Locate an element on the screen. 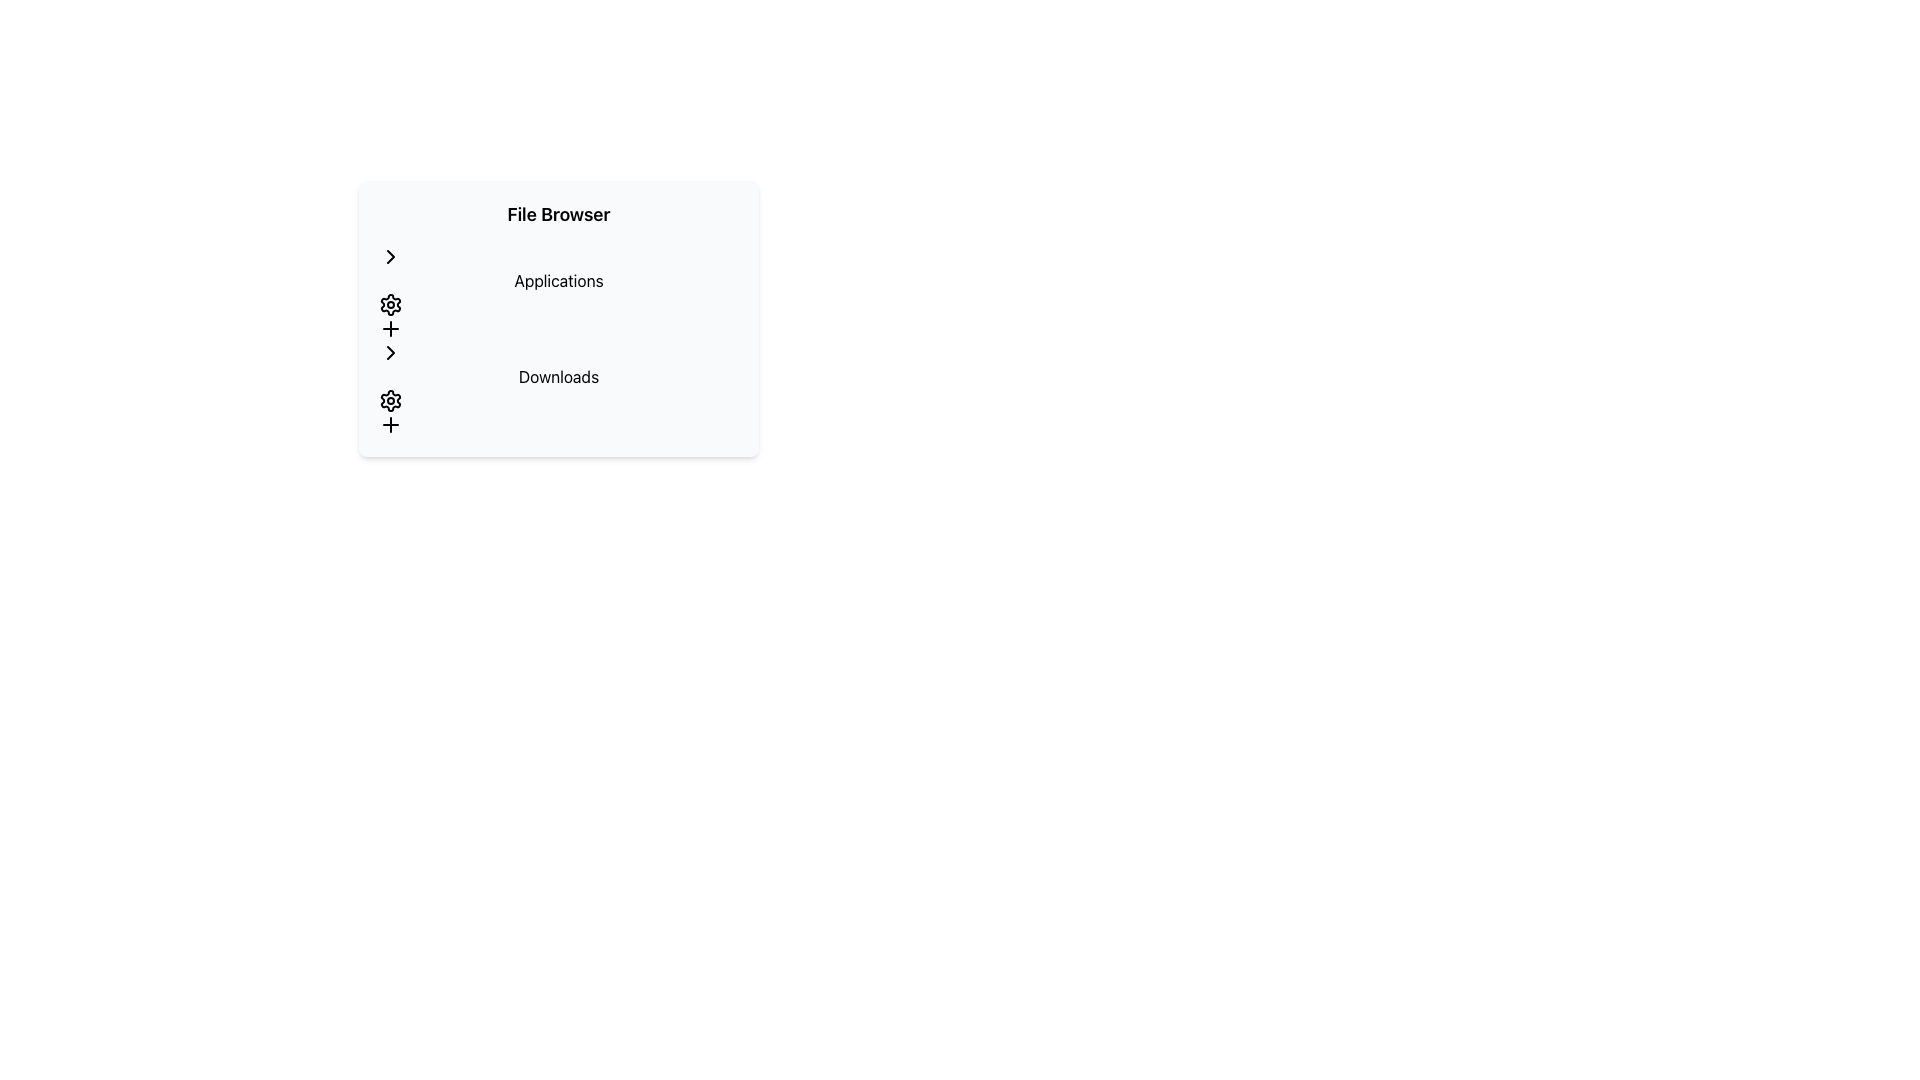 Image resolution: width=1920 pixels, height=1080 pixels. the gear-shaped SVG icon in the sidebar is located at coordinates (390, 401).